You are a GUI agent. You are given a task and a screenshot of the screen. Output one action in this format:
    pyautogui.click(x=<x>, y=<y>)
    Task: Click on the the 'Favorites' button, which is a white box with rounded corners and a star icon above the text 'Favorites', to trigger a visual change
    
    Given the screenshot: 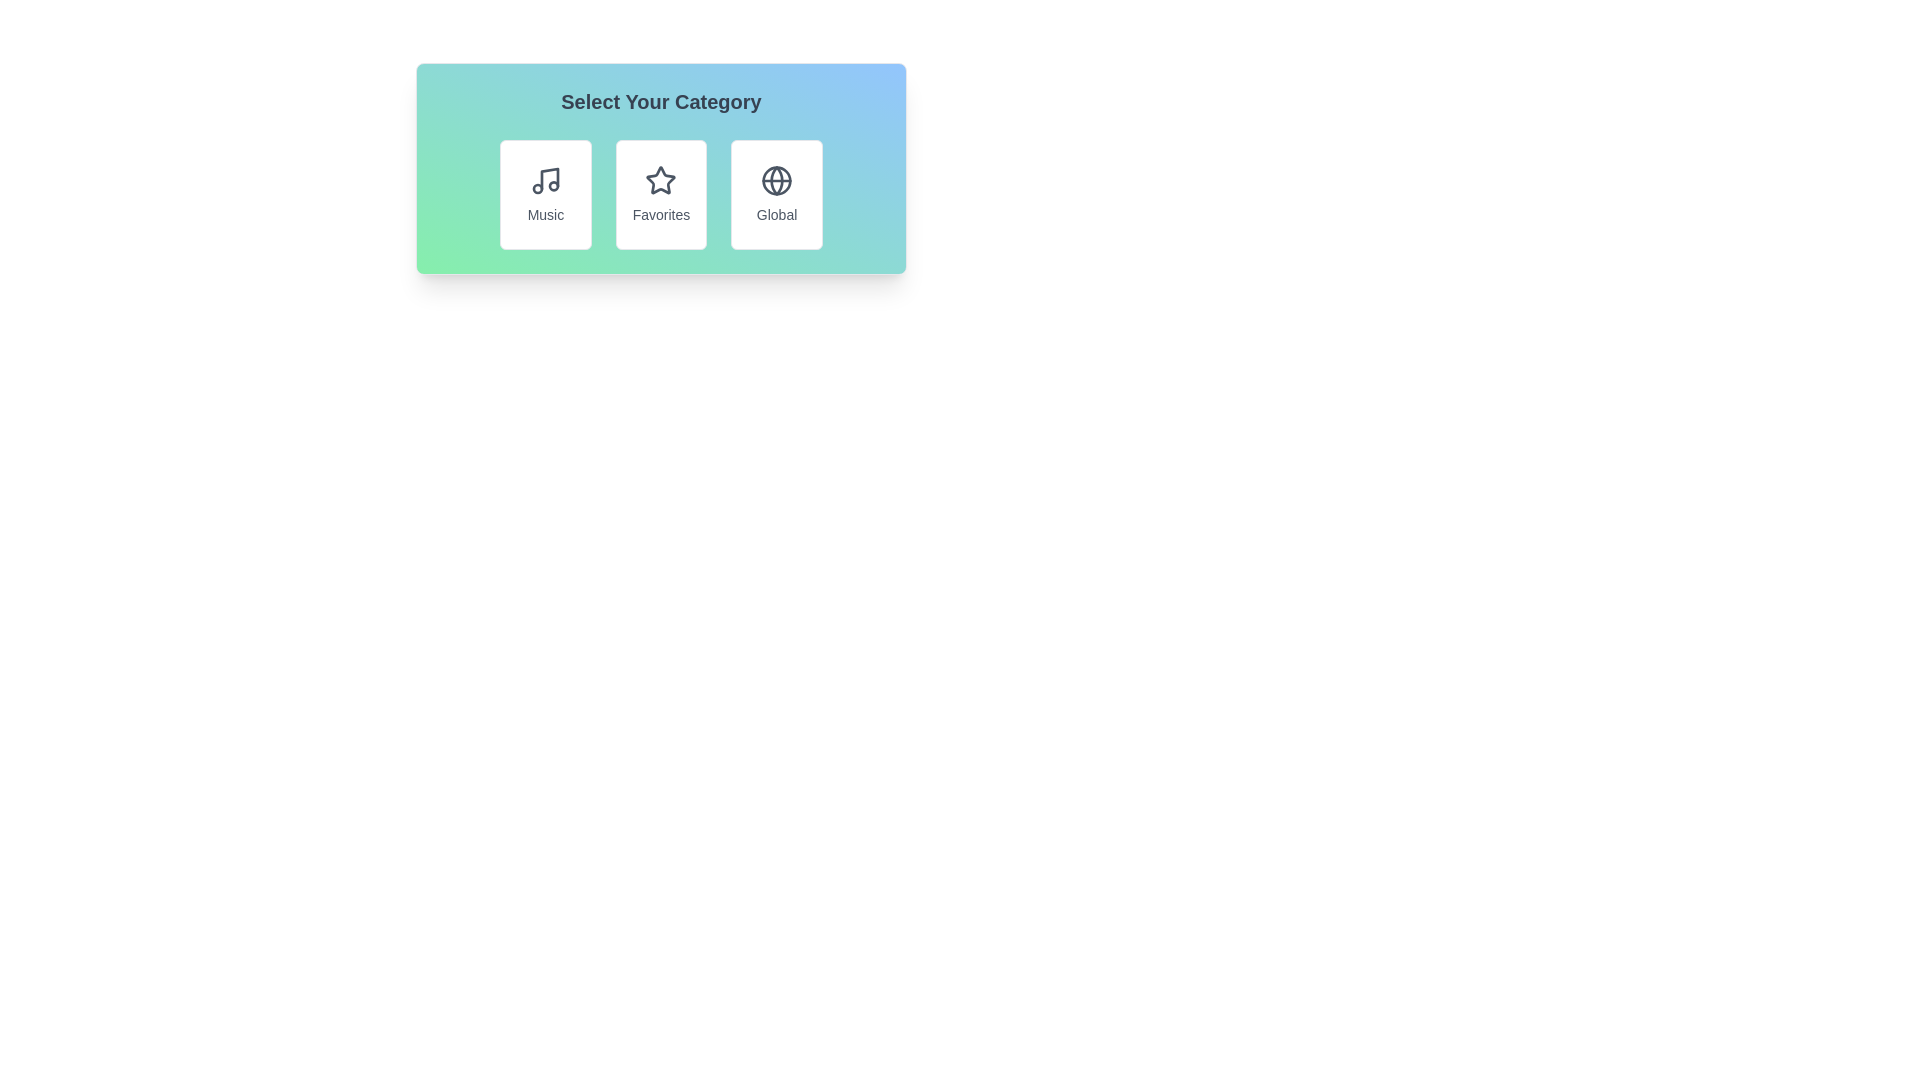 What is the action you would take?
    pyautogui.click(x=661, y=195)
    